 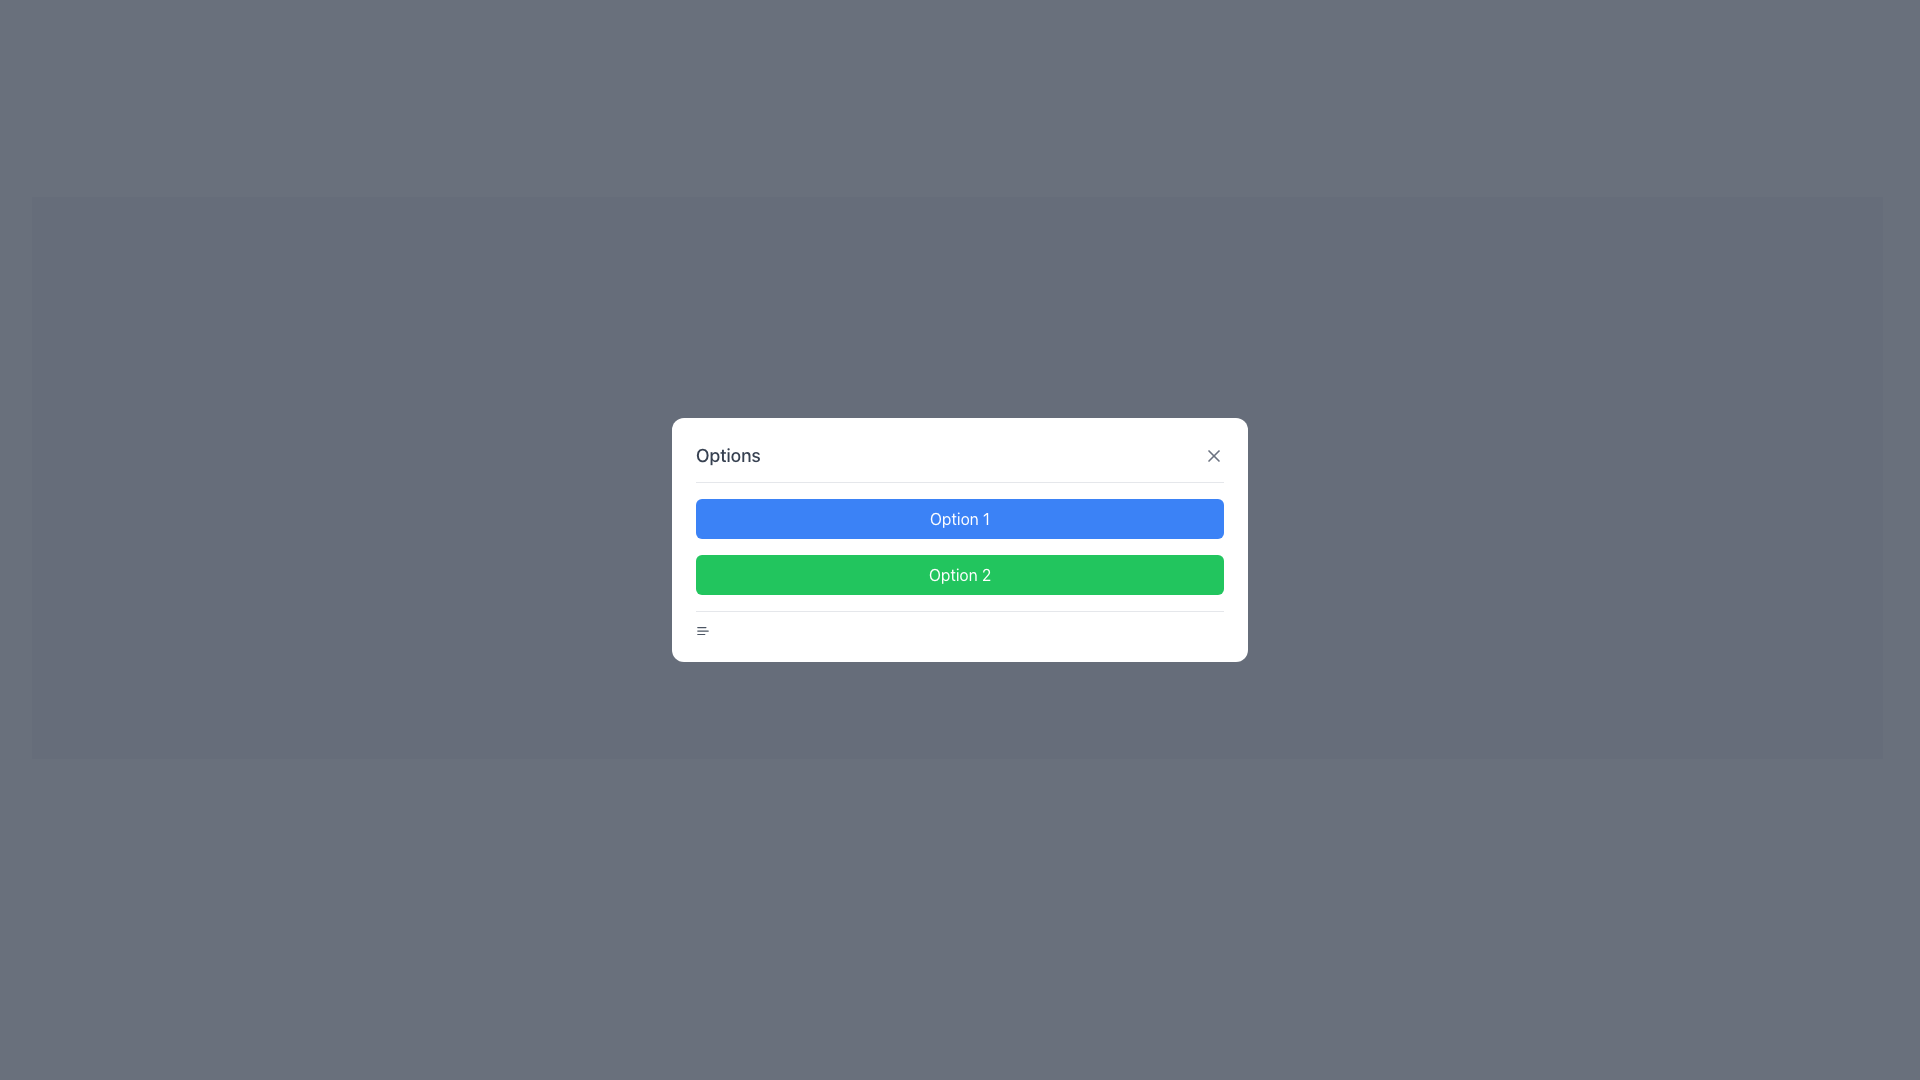 What do you see at coordinates (1213, 455) in the screenshot?
I see `the close button icon located in the top-right corner of the white panel` at bounding box center [1213, 455].